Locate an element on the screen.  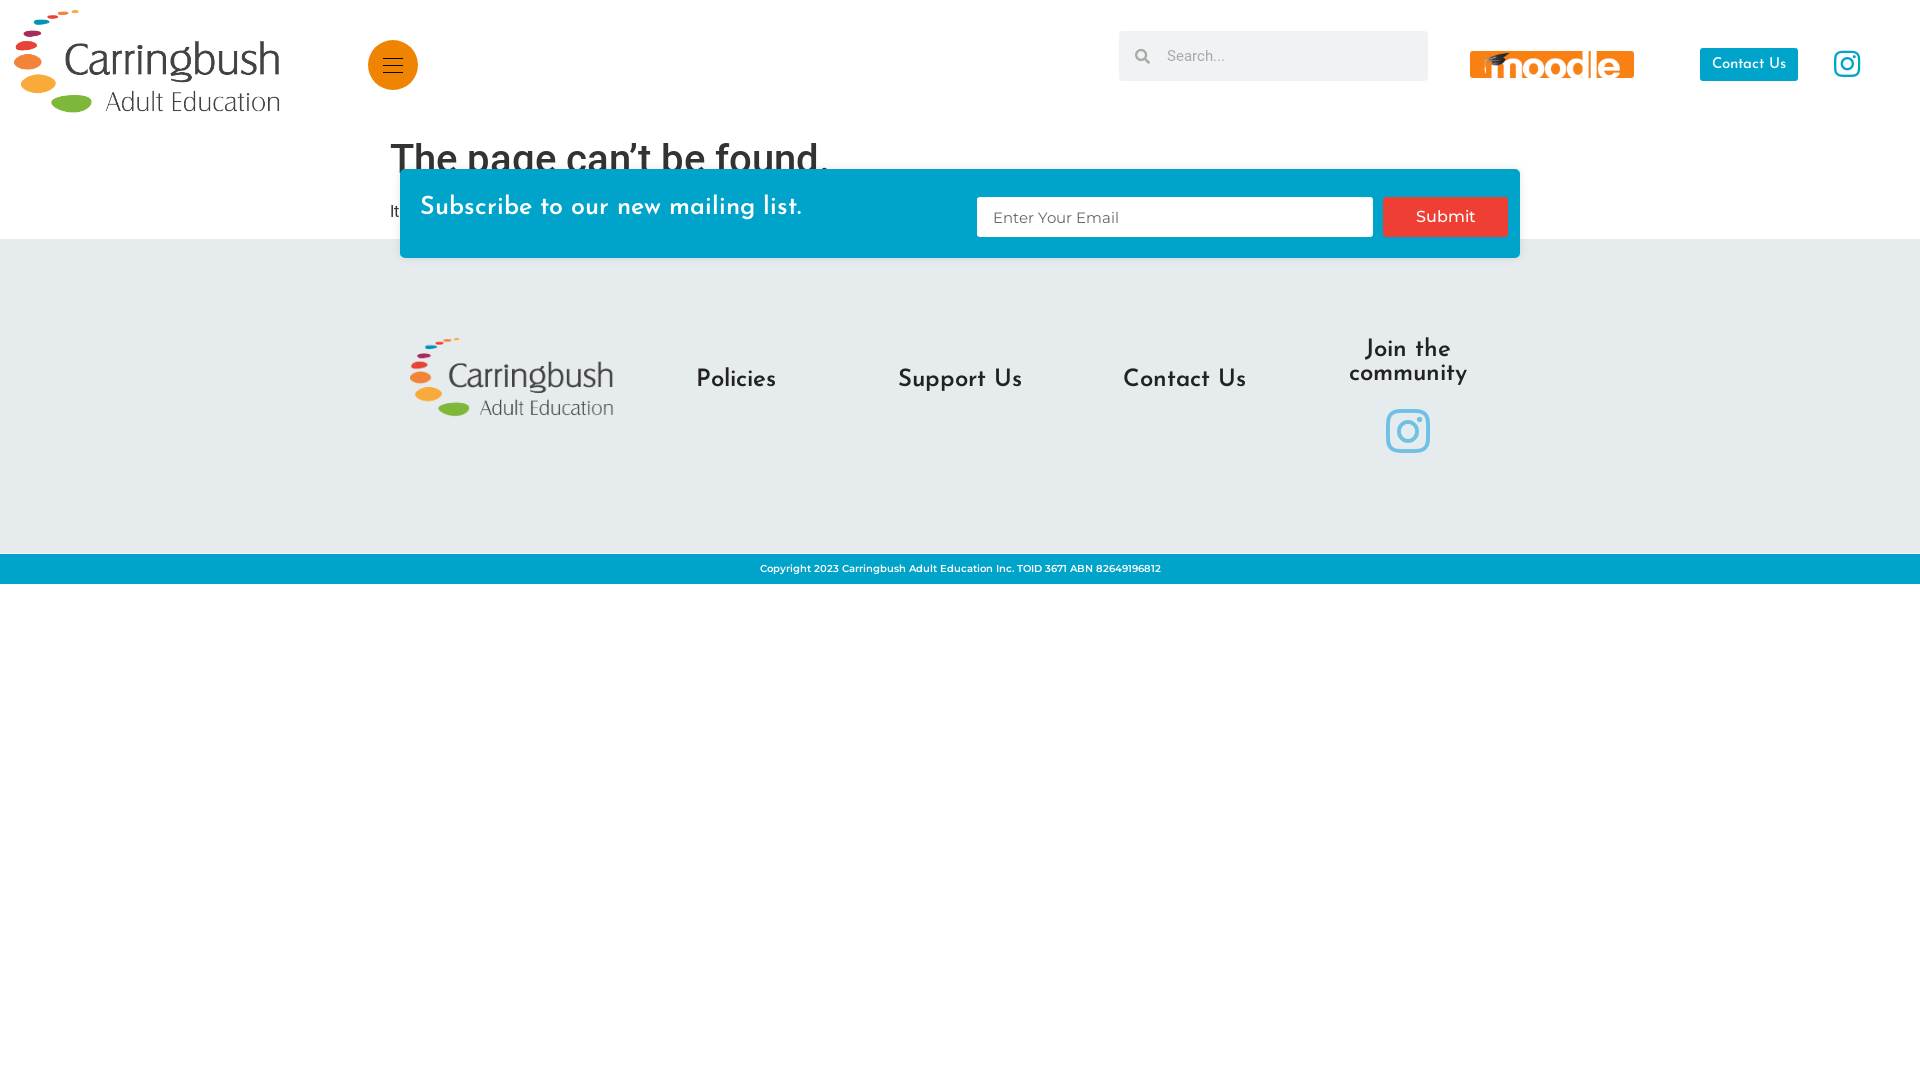
'Submit' is located at coordinates (1381, 216).